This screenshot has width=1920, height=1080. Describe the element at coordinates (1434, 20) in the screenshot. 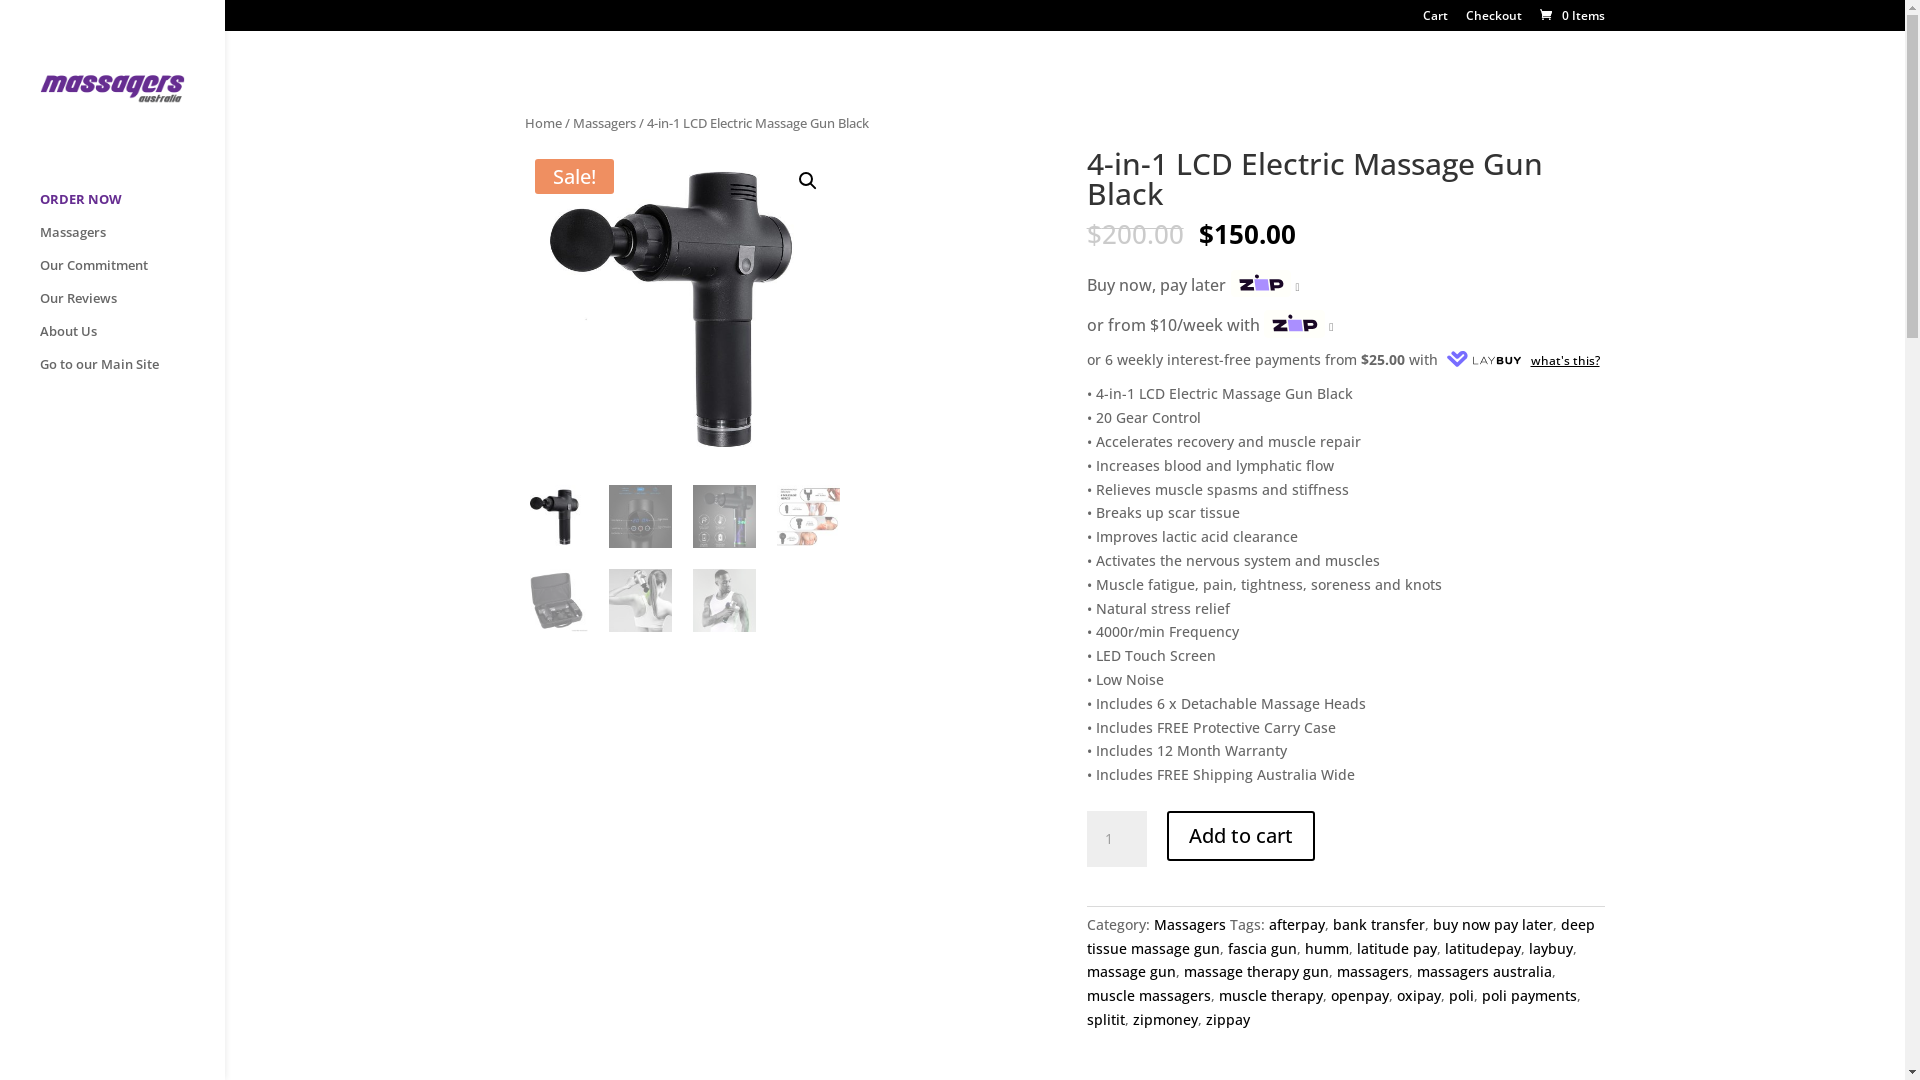

I see `'Cart'` at that location.